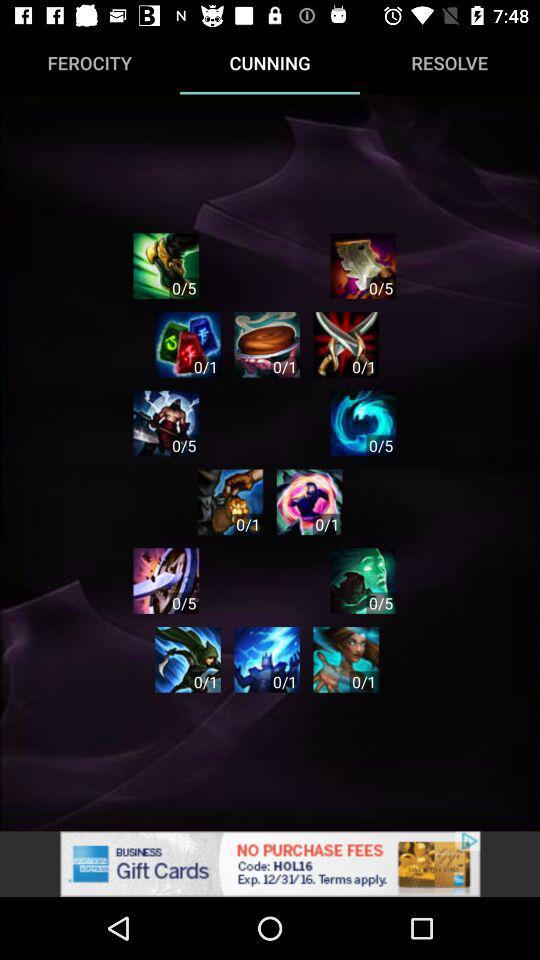 This screenshot has width=540, height=960. I want to click on enter the game, so click(165, 423).